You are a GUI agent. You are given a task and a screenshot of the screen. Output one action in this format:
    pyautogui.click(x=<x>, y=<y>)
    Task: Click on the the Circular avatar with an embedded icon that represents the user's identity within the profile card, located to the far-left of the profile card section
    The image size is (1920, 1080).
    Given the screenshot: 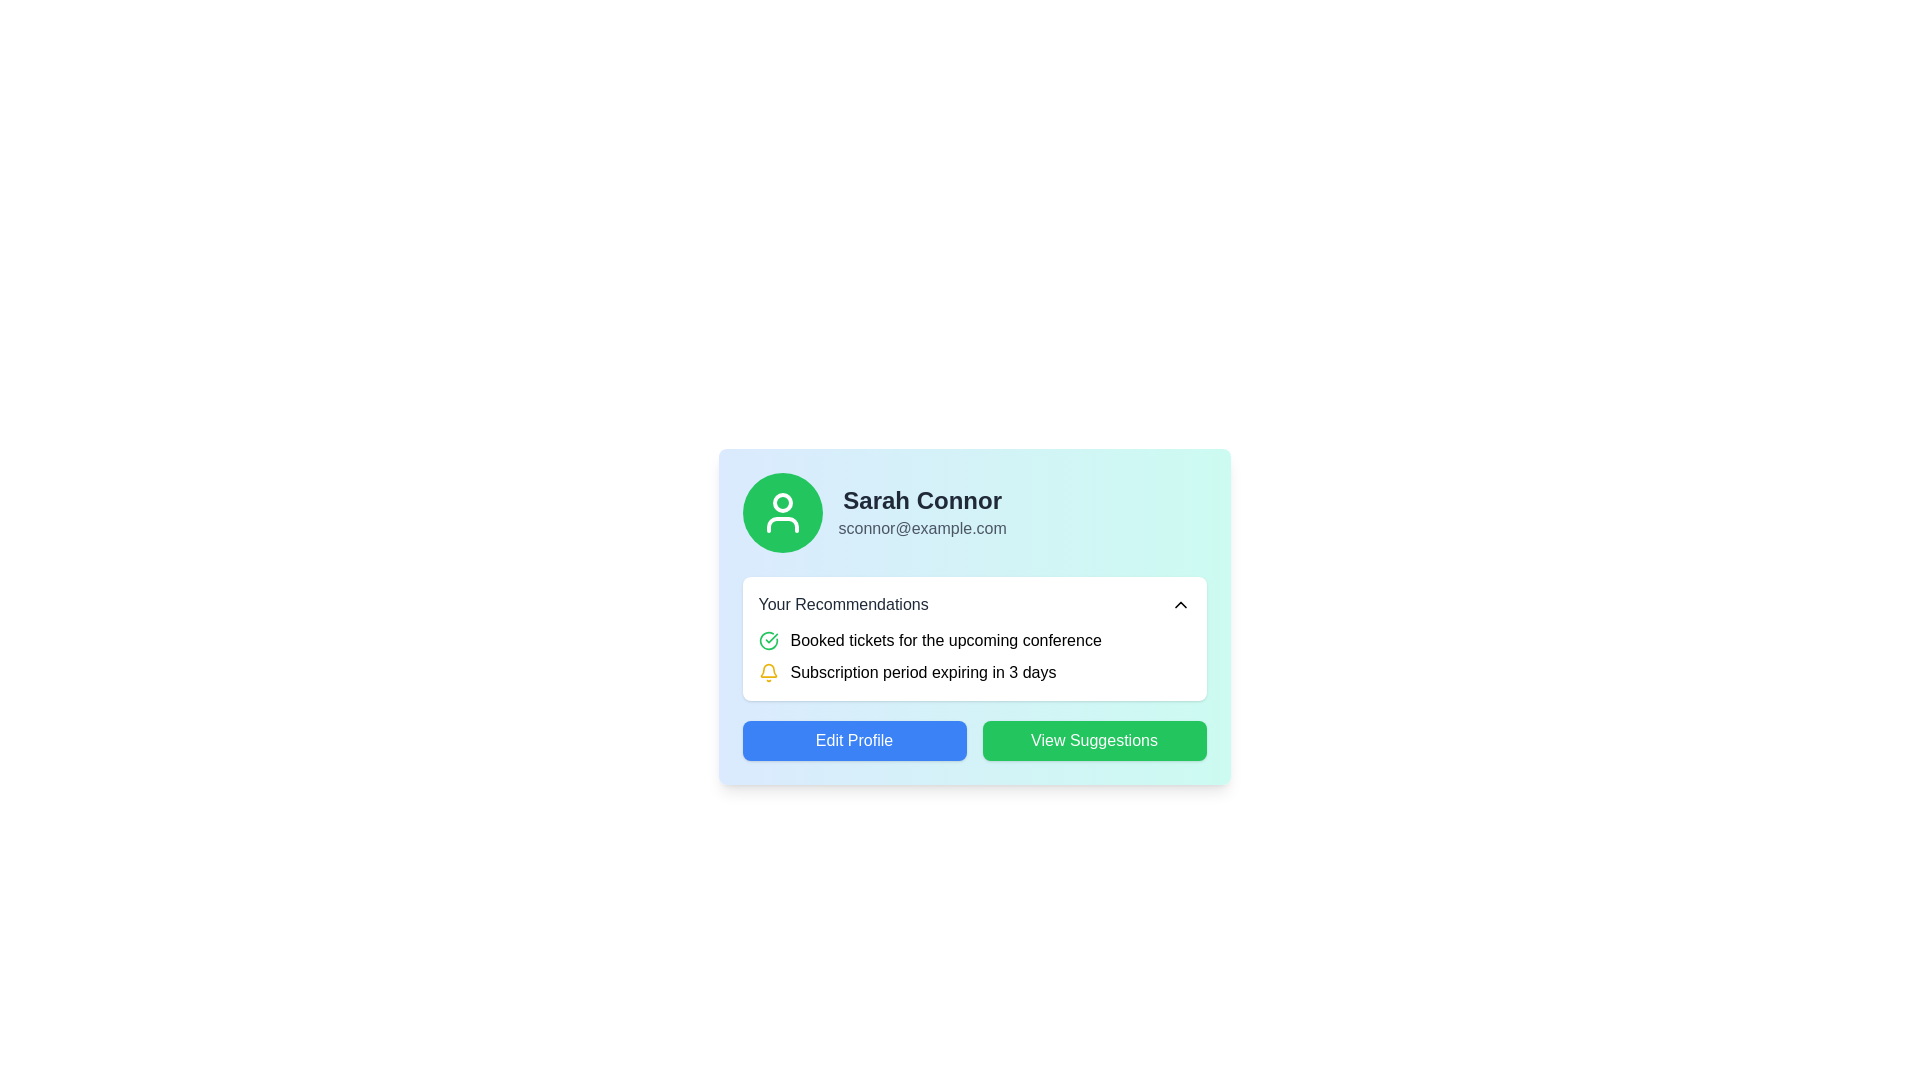 What is the action you would take?
    pyautogui.click(x=781, y=512)
    